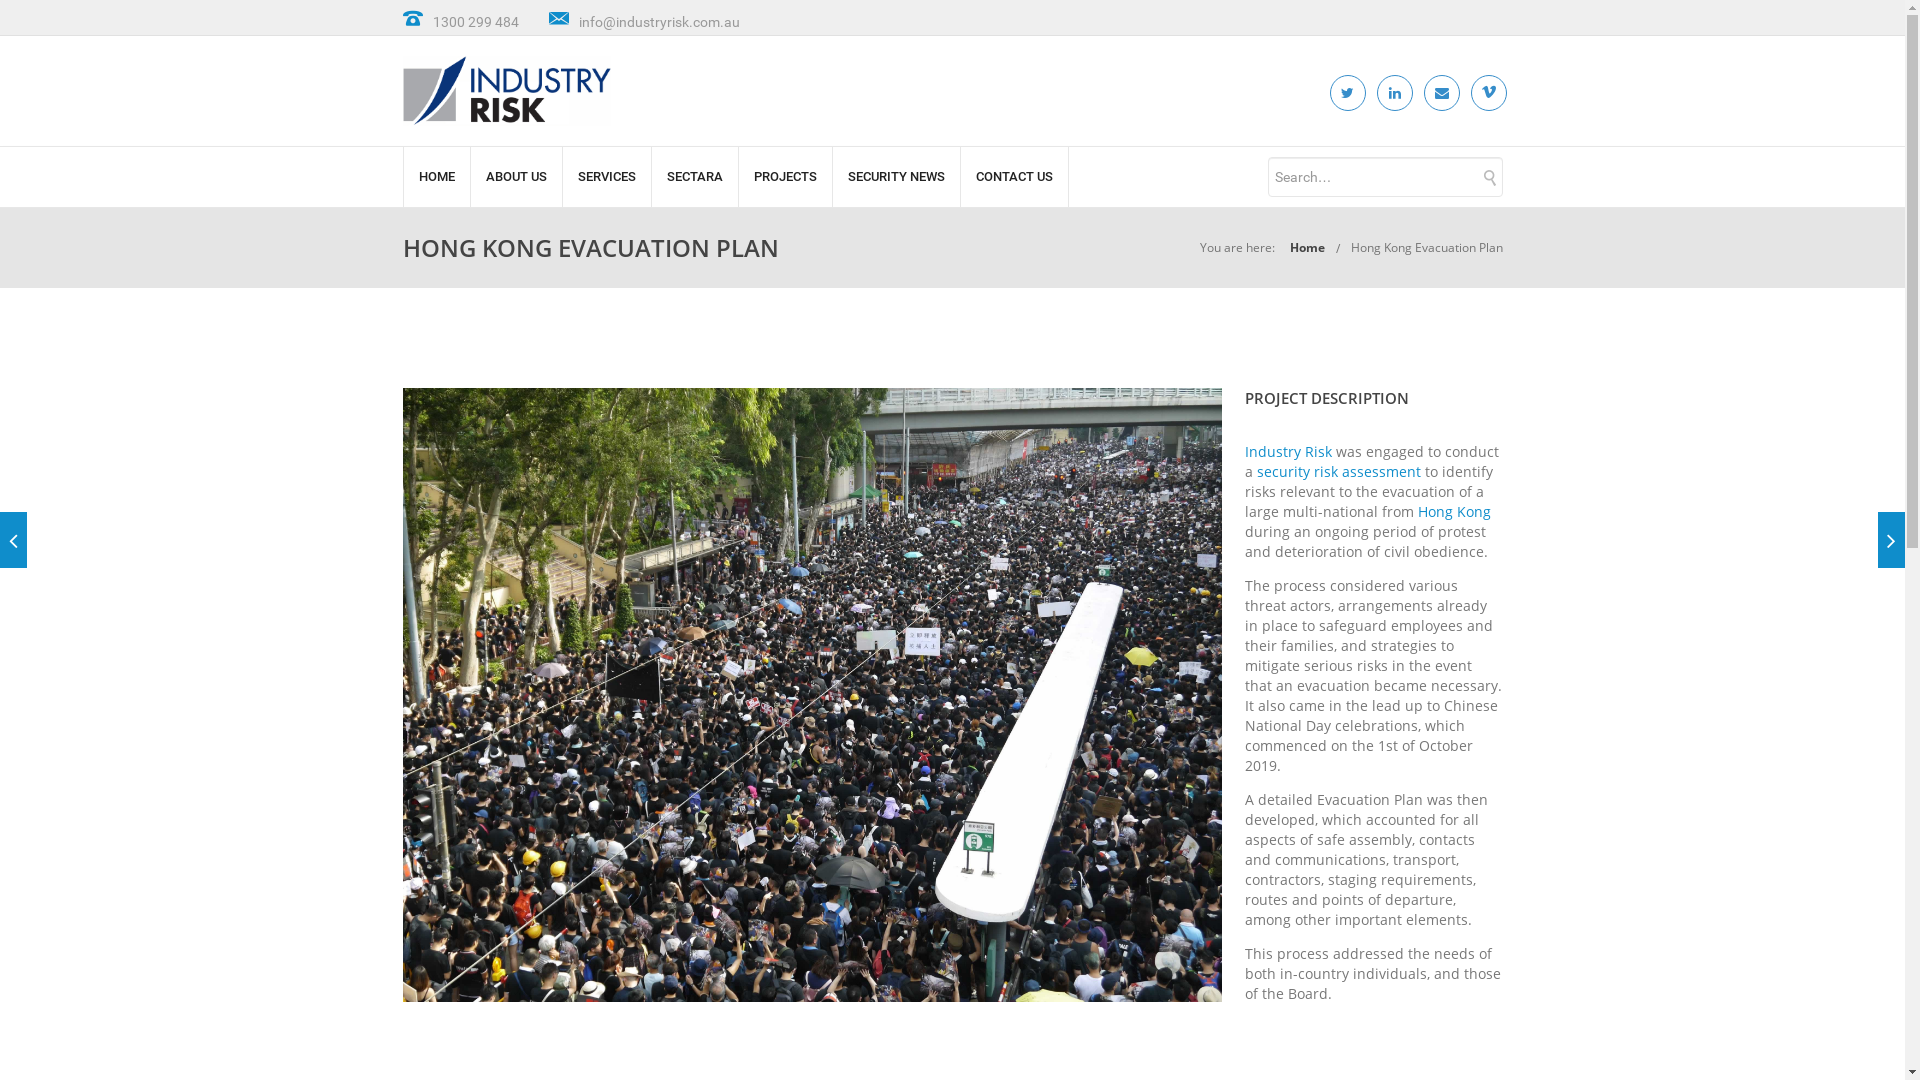 This screenshot has width=1920, height=1080. What do you see at coordinates (1307, 246) in the screenshot?
I see `'Home'` at bounding box center [1307, 246].